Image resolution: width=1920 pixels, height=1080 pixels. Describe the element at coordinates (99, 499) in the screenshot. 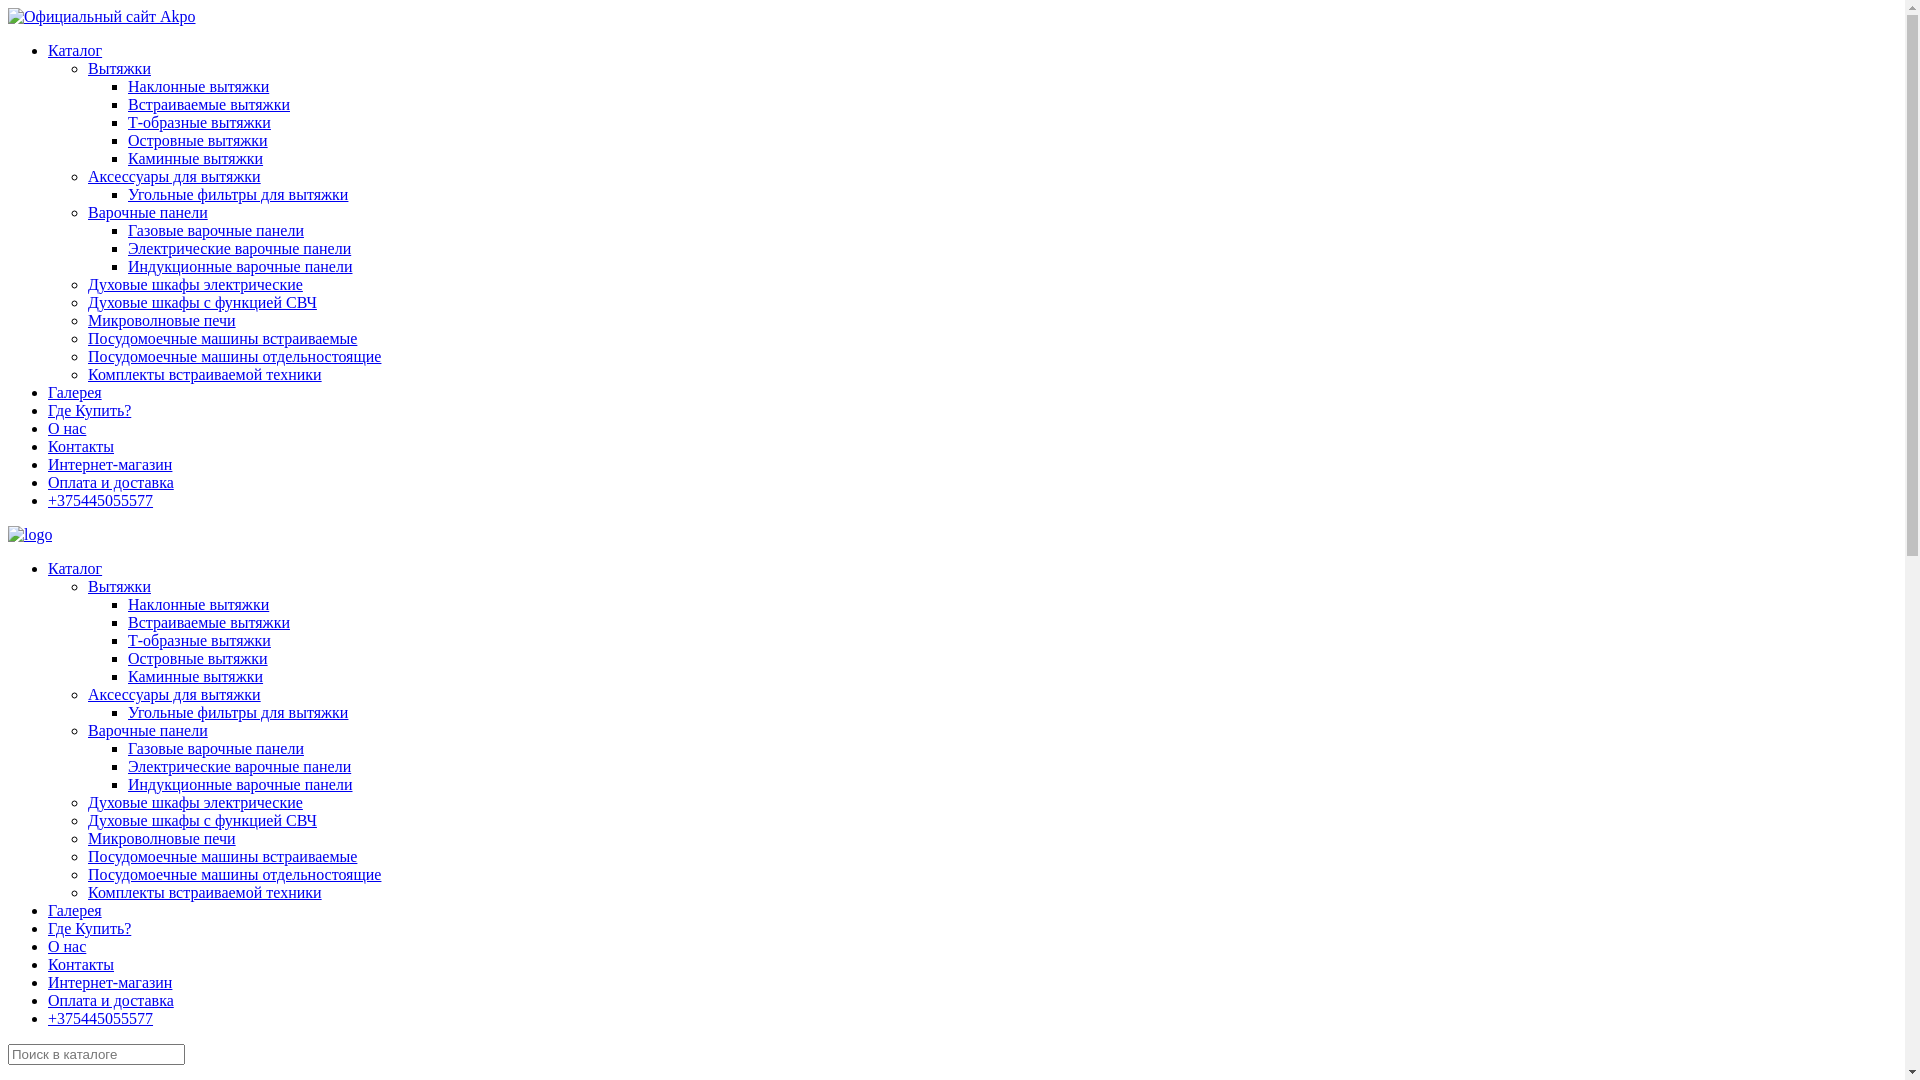

I see `'+375445055577'` at that location.